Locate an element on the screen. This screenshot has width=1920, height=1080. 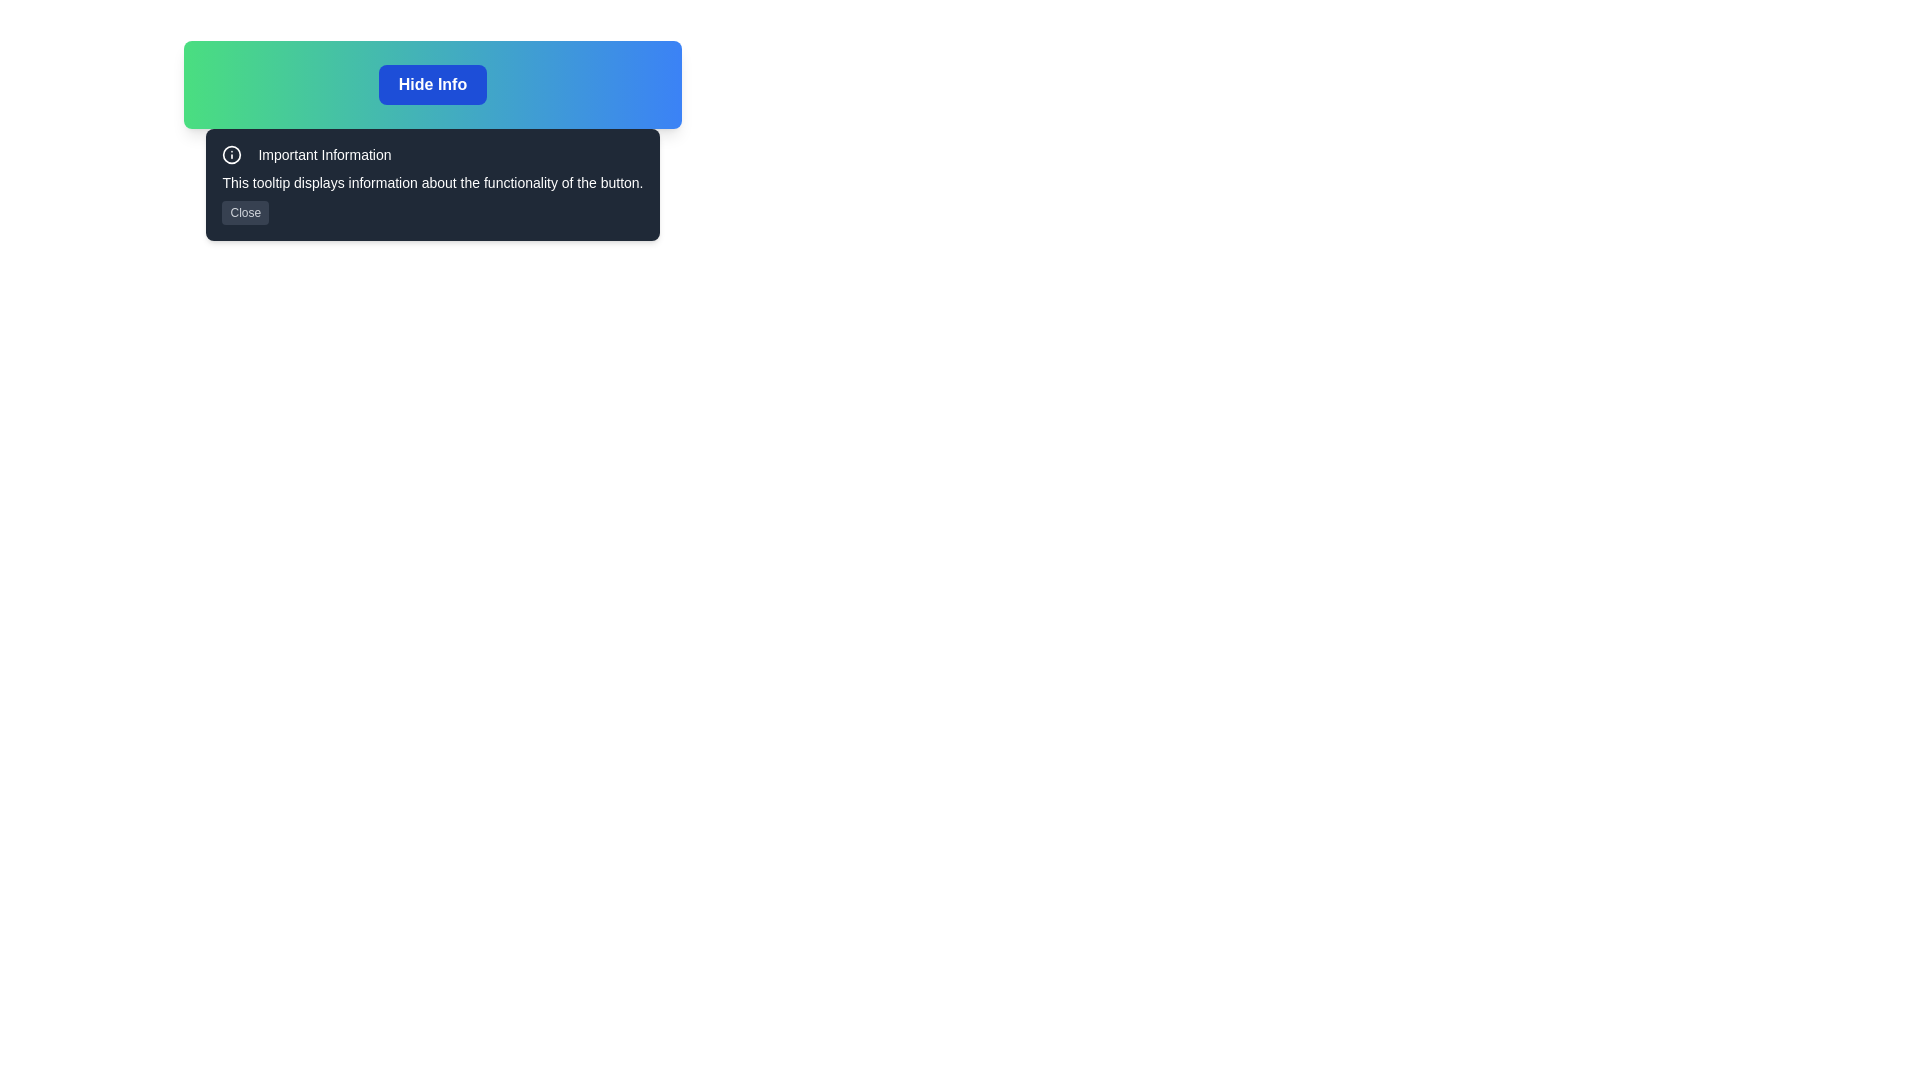
the close button located at the bottom-left corner of the tooltip is located at coordinates (244, 212).